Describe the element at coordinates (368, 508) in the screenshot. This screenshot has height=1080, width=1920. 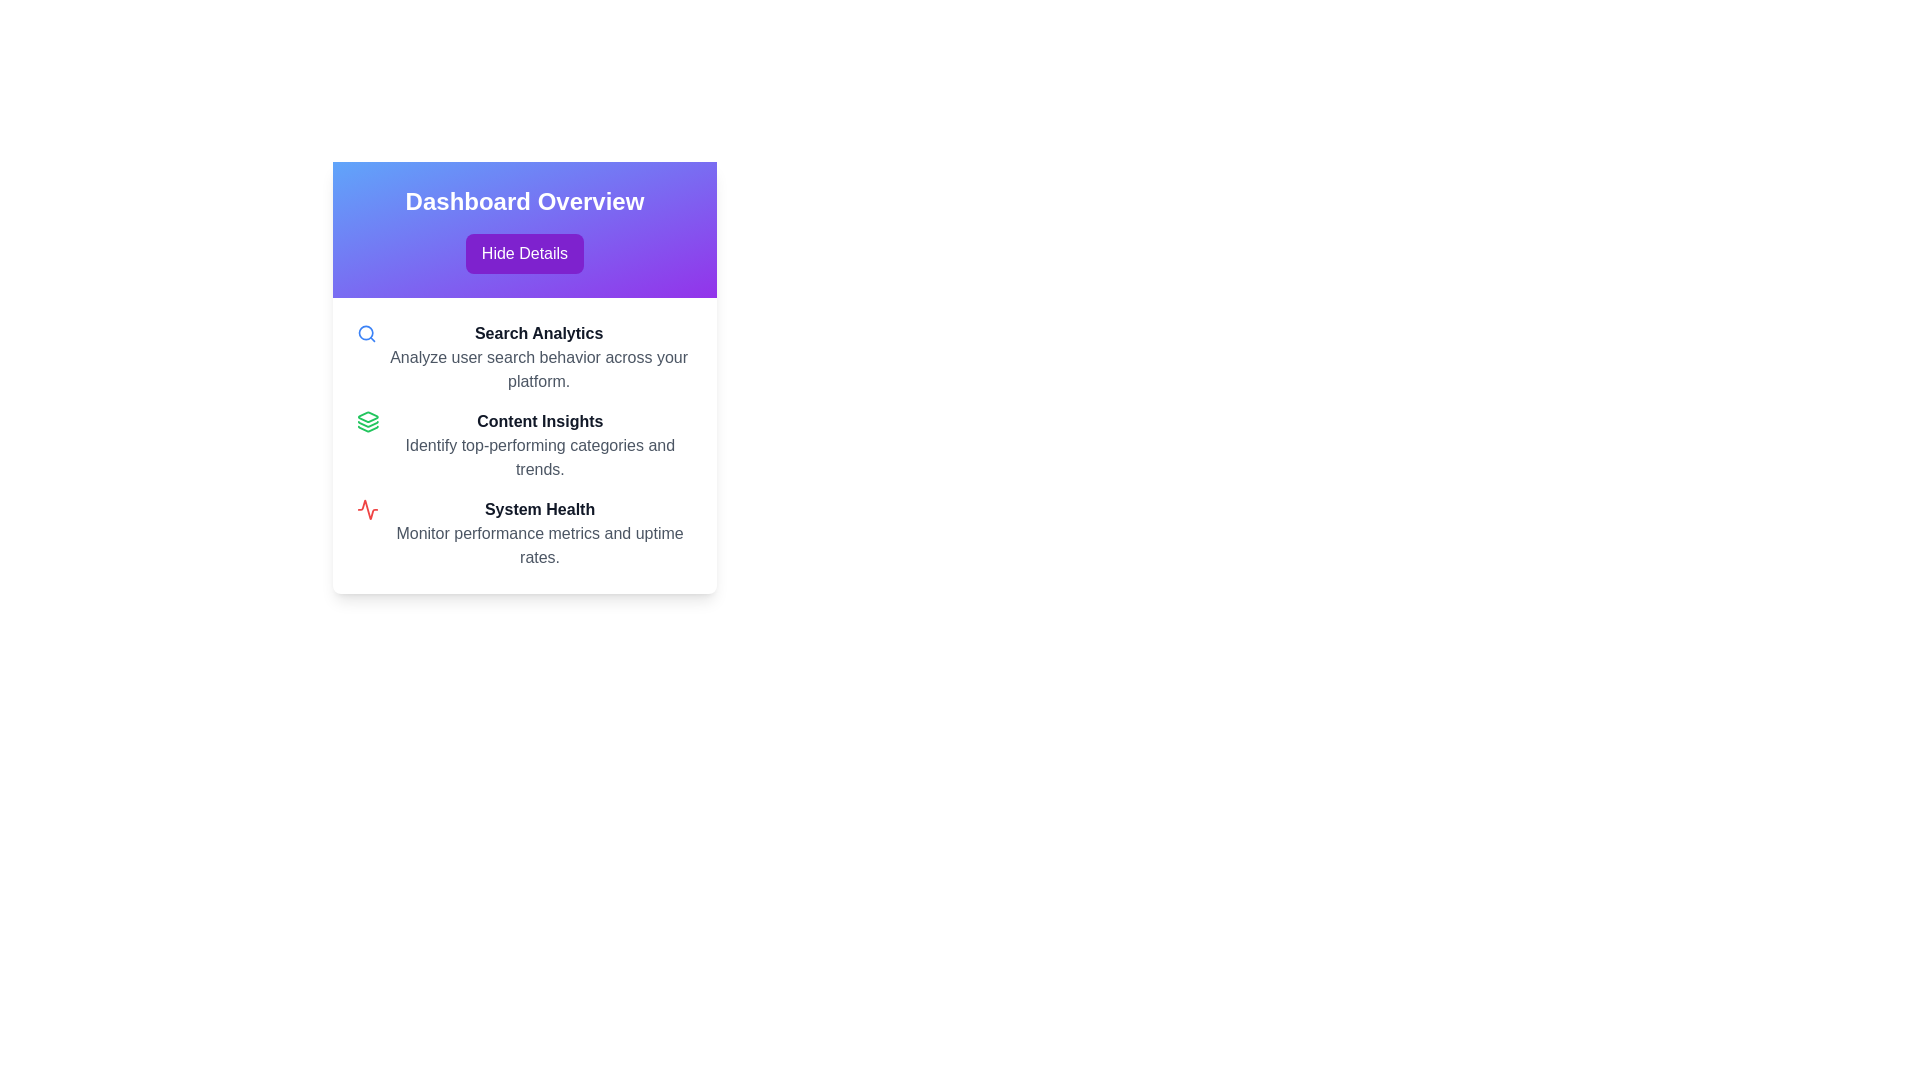
I see `the representation of the icon resembling a line graph, colored bright red, located at the beginning of the 'System Health' row` at that location.